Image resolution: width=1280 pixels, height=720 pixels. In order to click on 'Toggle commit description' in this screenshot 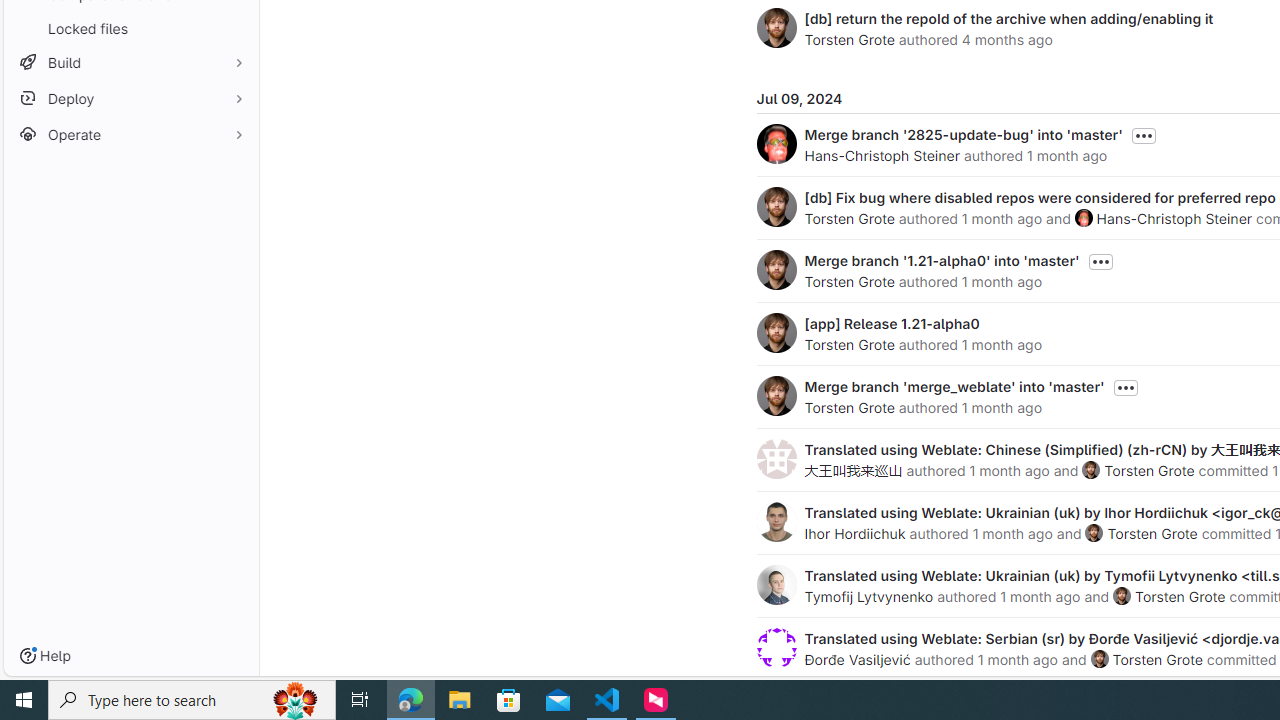, I will do `click(1125, 388)`.